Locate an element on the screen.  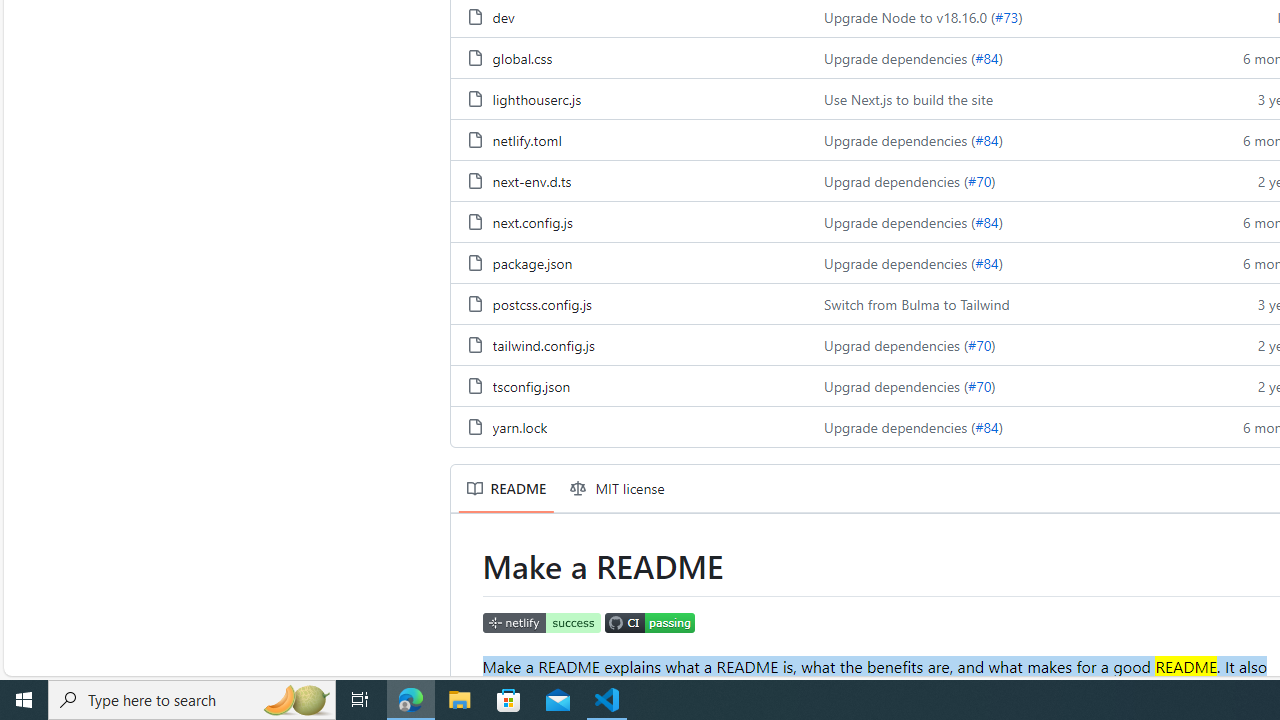
'Upgrade Node to v18.16.0 (' is located at coordinates (909, 17).